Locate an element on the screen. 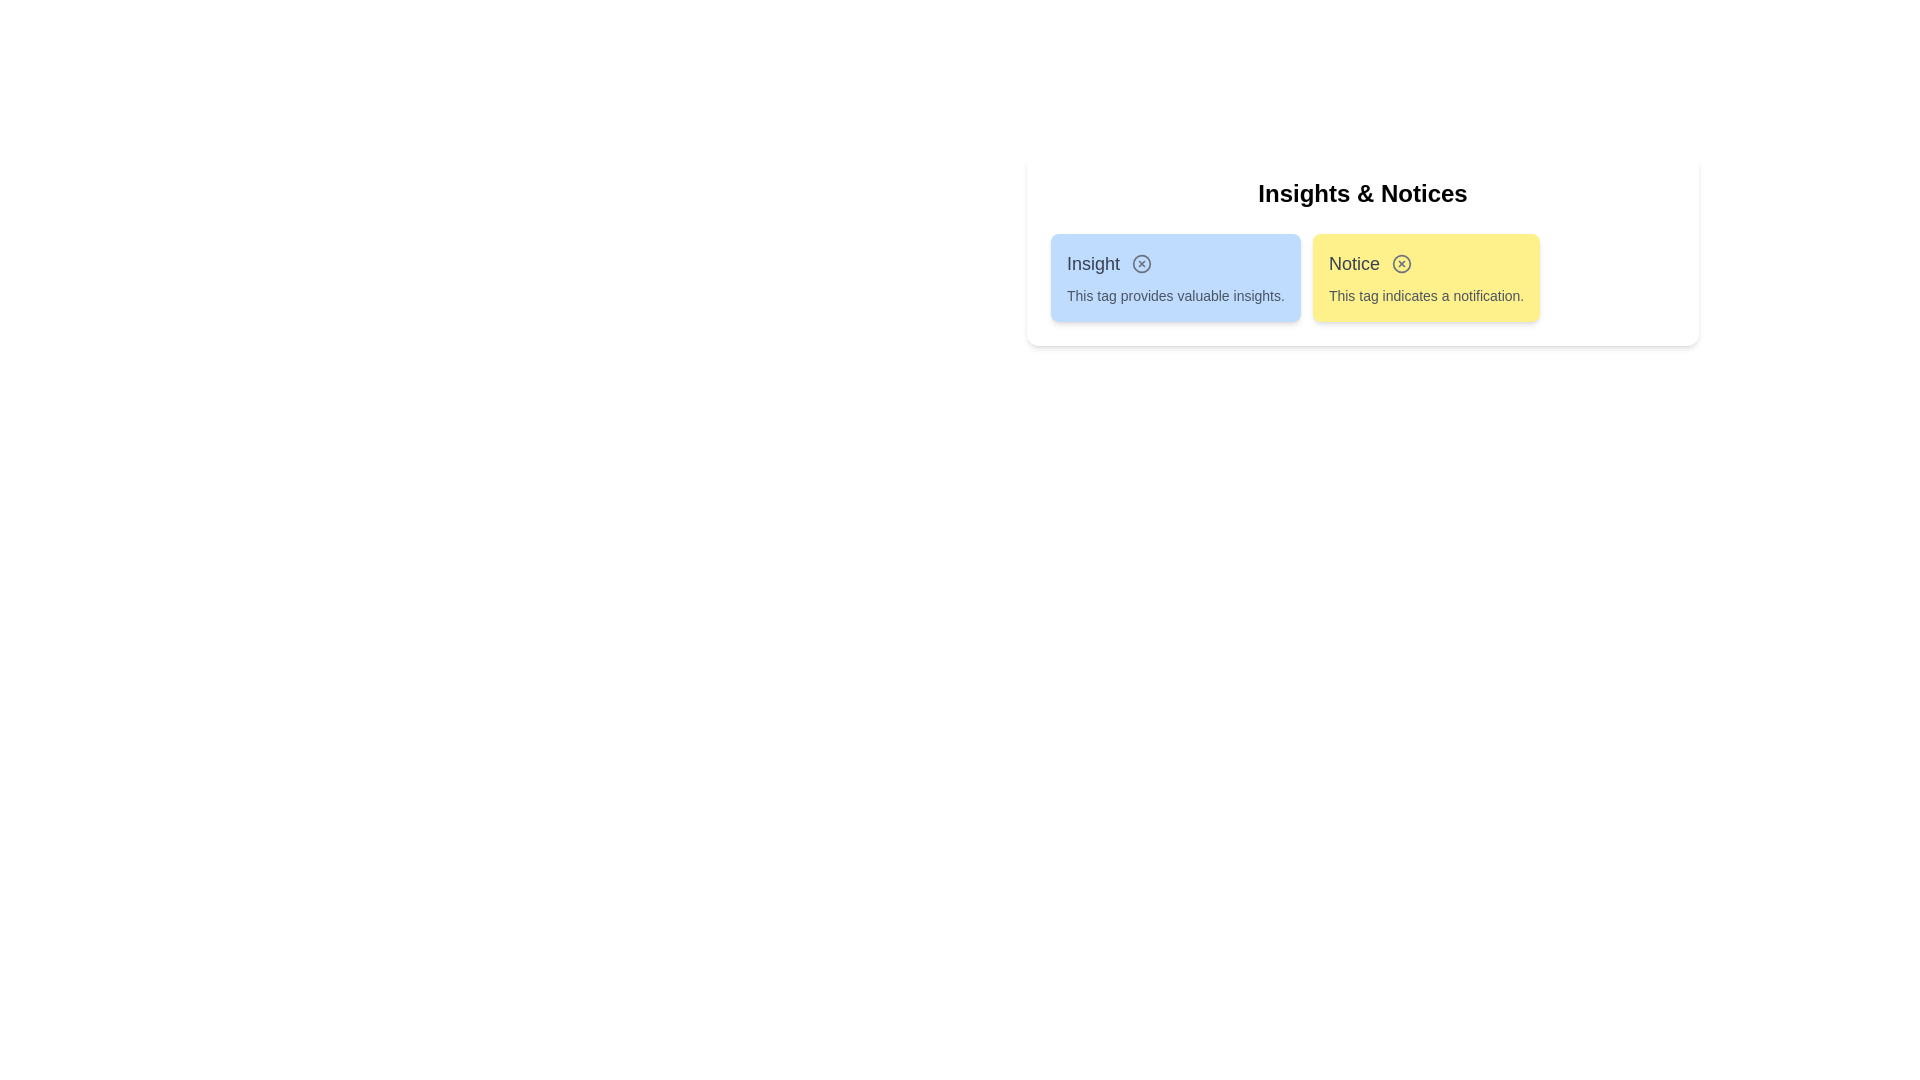 This screenshot has width=1920, height=1080. the tag Insight to read its description is located at coordinates (1176, 277).